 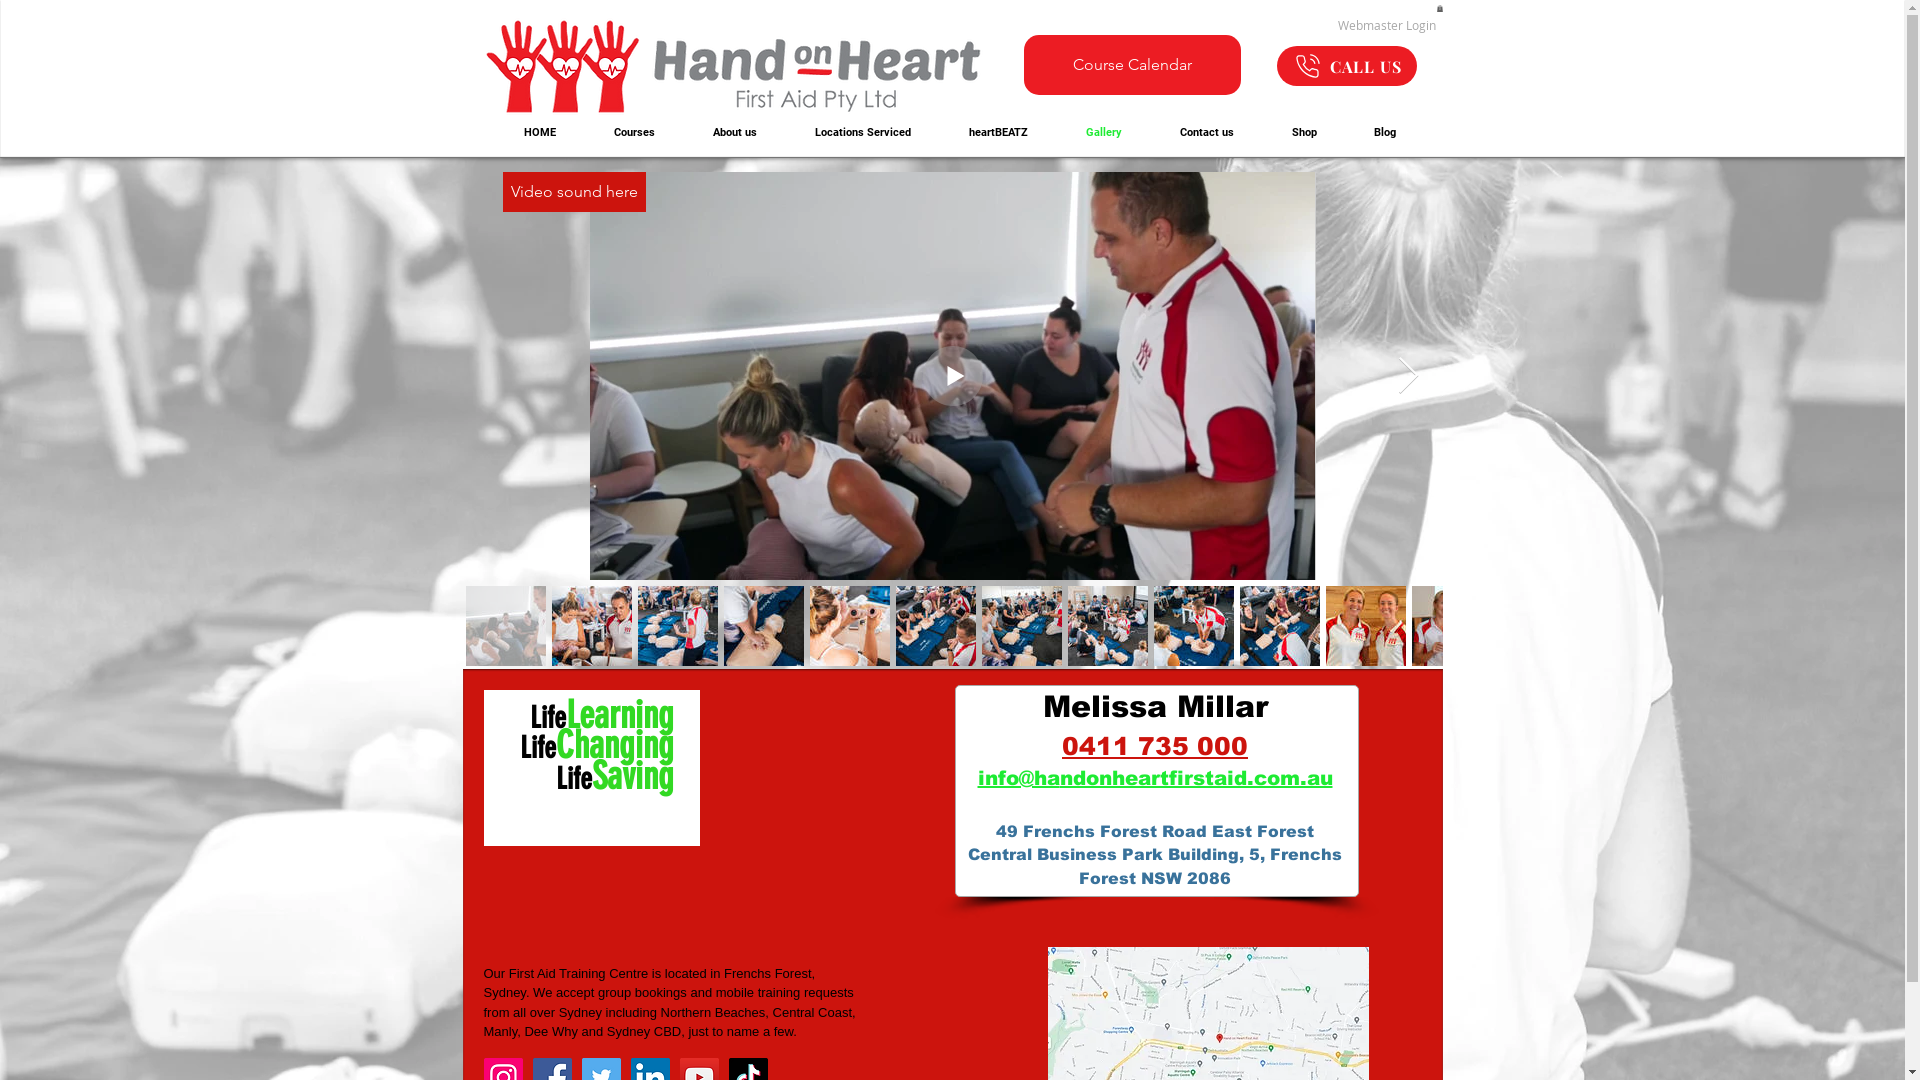 What do you see at coordinates (1345, 64) in the screenshot?
I see `'CALL US'` at bounding box center [1345, 64].